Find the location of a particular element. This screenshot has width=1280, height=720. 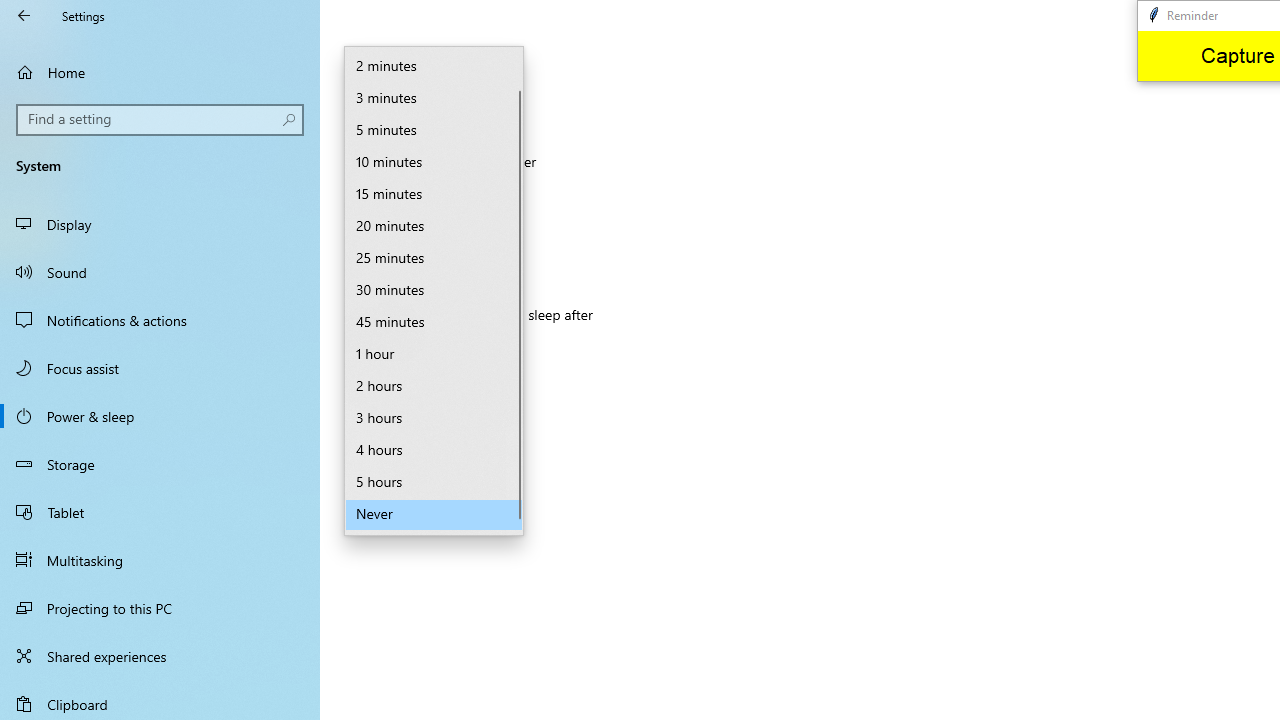

'Multitasking' is located at coordinates (160, 559).